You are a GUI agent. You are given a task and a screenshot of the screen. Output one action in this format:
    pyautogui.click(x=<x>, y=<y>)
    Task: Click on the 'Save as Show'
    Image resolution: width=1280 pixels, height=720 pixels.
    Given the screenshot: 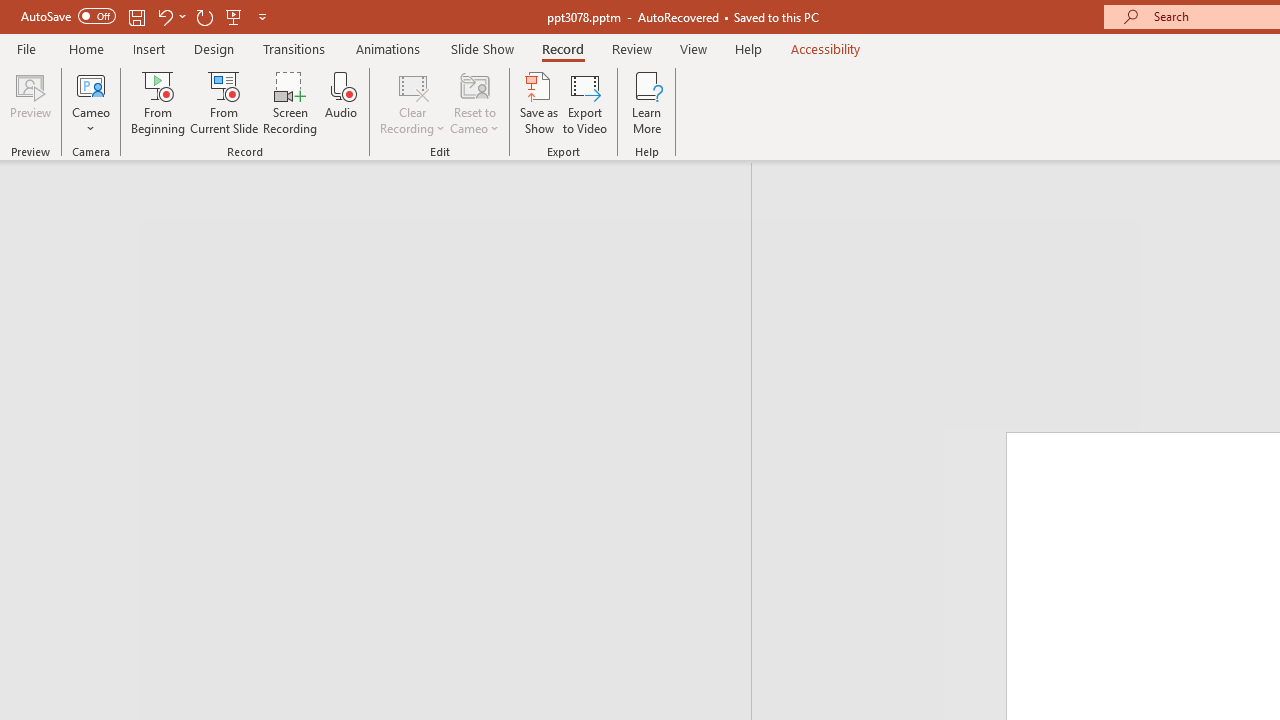 What is the action you would take?
    pyautogui.click(x=539, y=103)
    